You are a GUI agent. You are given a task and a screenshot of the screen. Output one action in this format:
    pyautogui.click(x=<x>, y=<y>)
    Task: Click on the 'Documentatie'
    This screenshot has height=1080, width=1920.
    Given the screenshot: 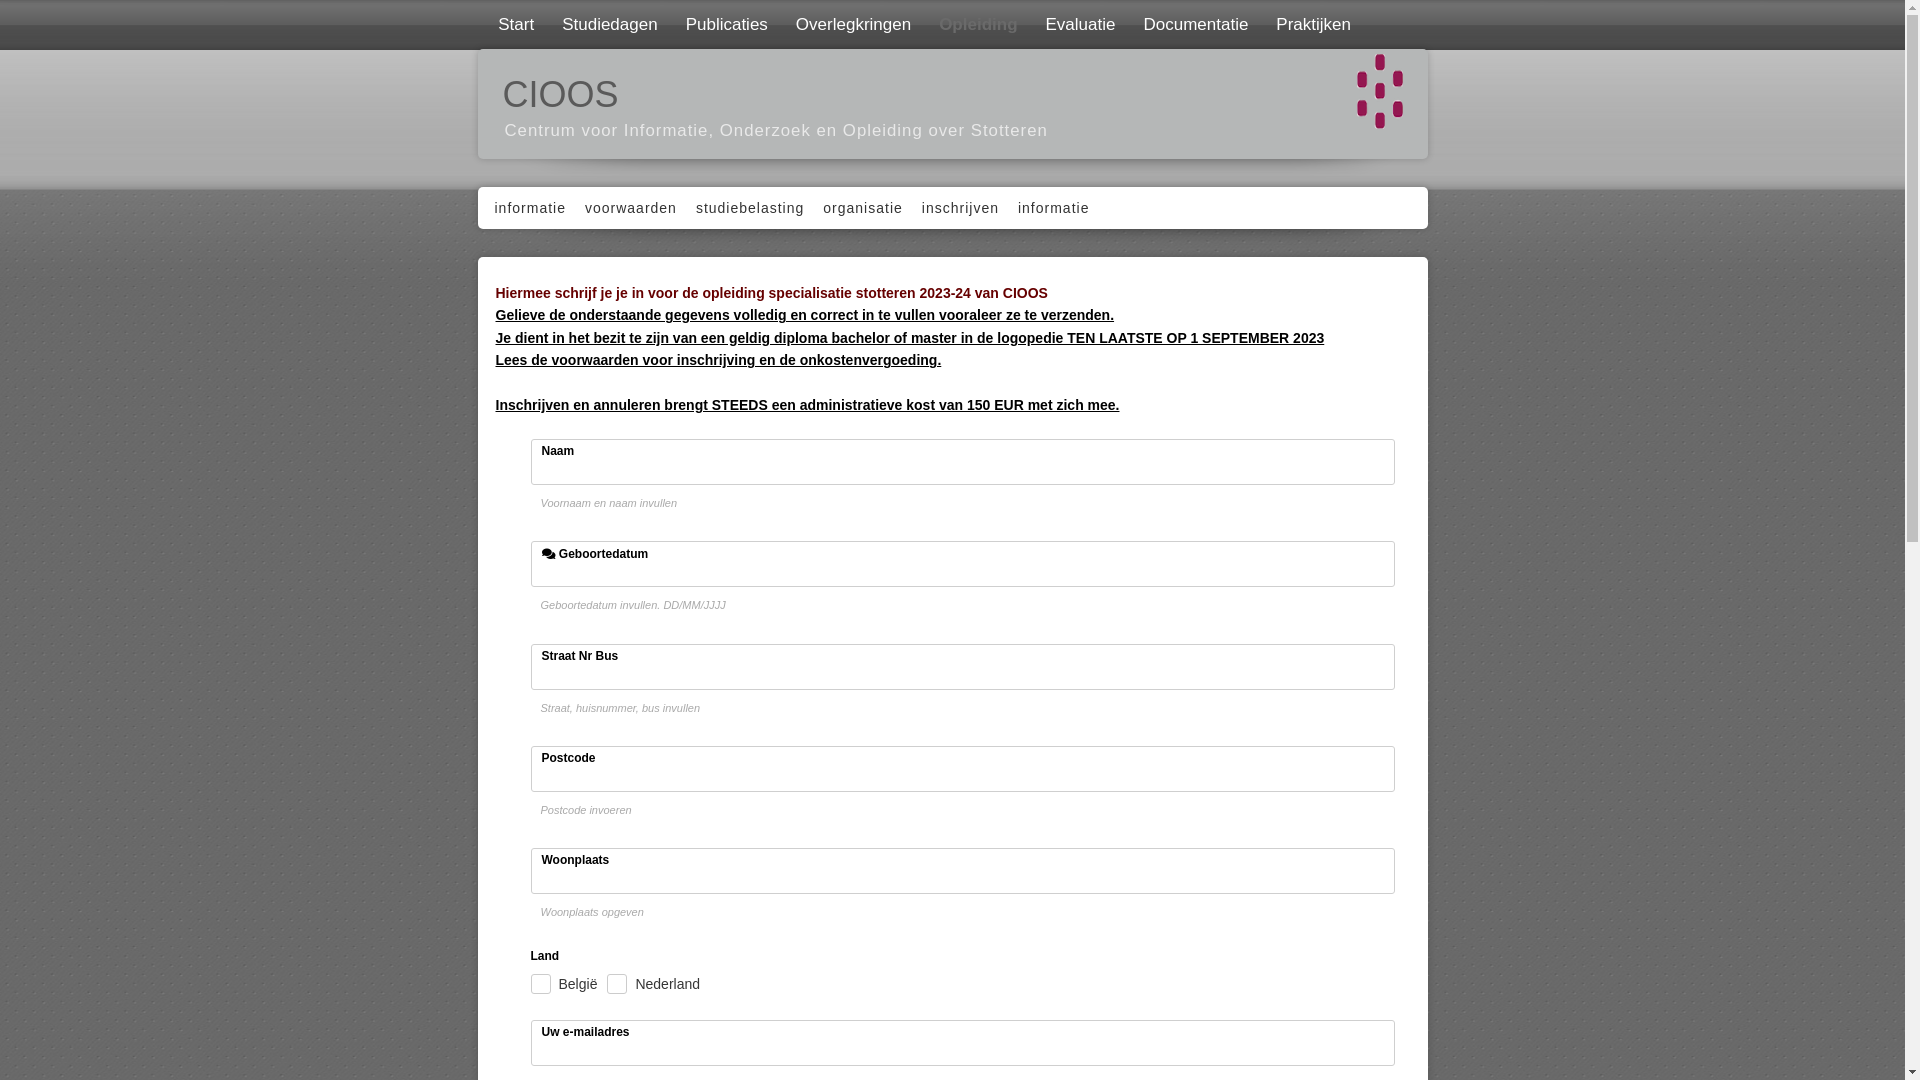 What is the action you would take?
    pyautogui.click(x=1193, y=24)
    